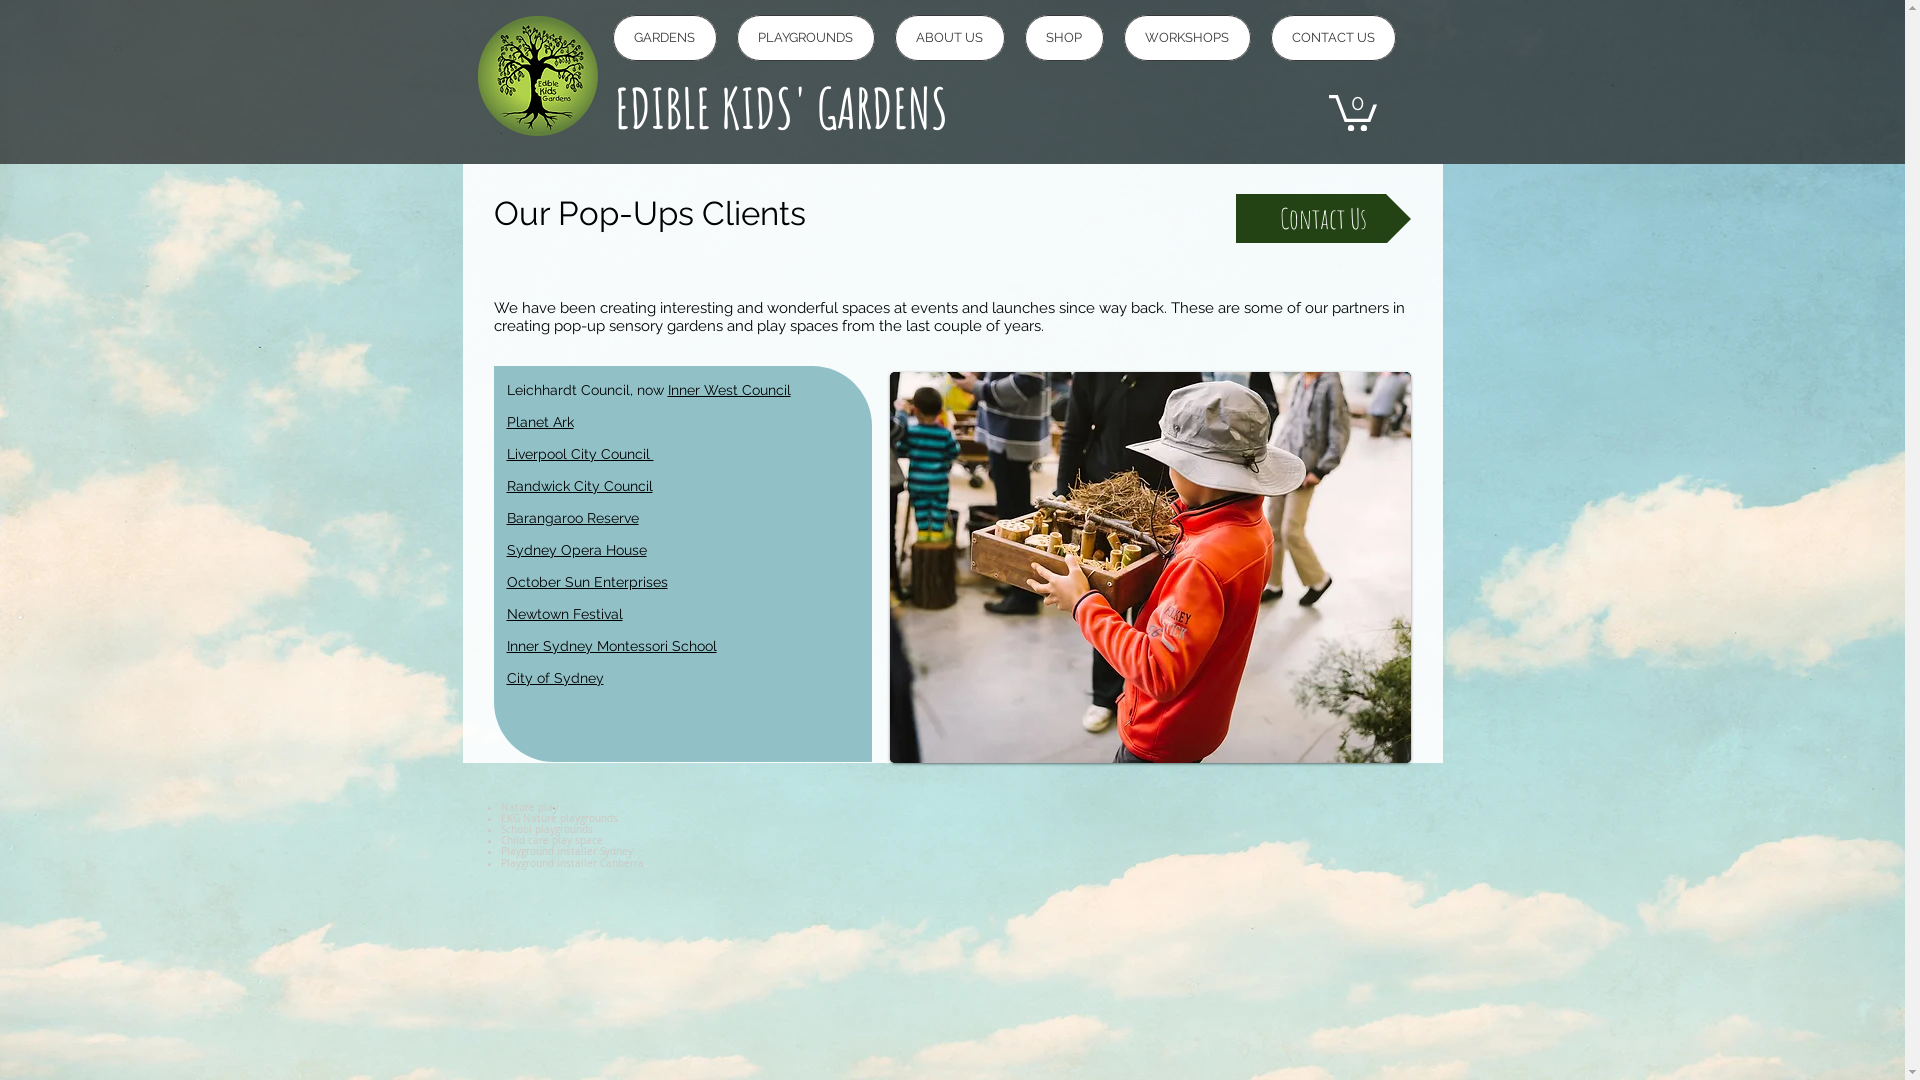  I want to click on 'Liverpool City Council ', so click(578, 454).